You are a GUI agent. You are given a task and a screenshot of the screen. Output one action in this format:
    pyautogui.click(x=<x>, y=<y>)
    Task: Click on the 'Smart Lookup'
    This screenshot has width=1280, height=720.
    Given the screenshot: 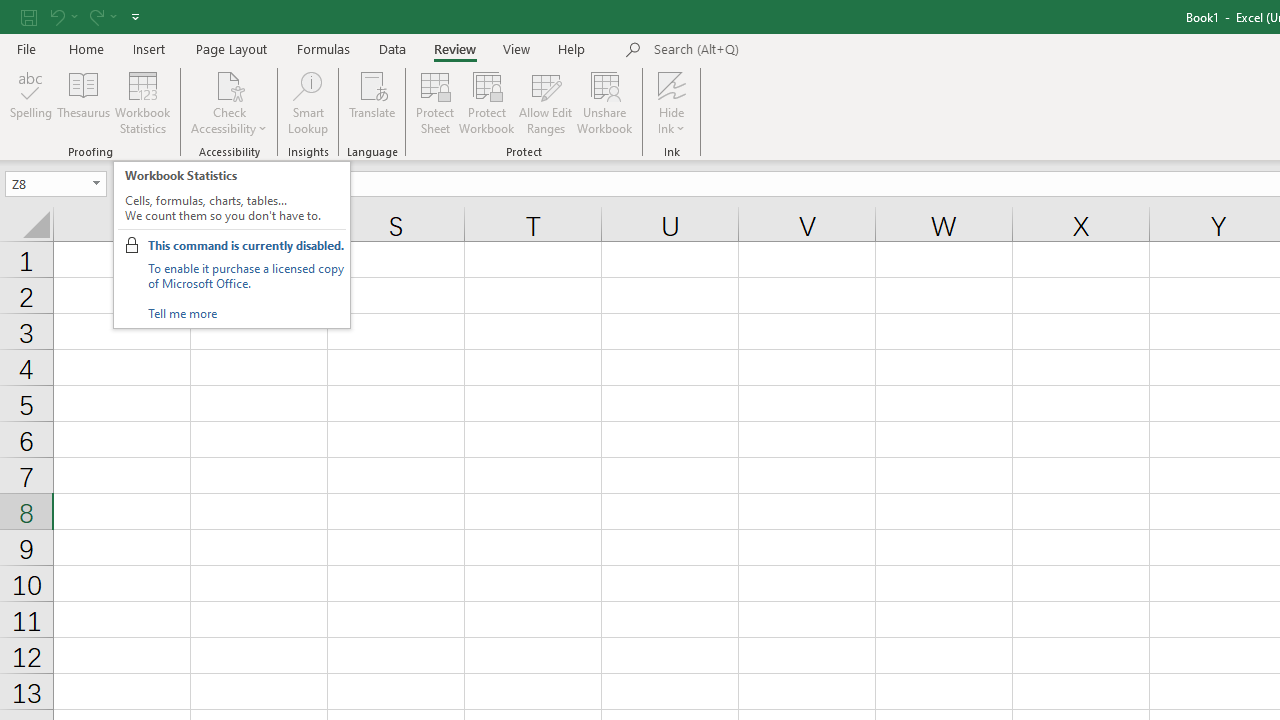 What is the action you would take?
    pyautogui.click(x=307, y=103)
    